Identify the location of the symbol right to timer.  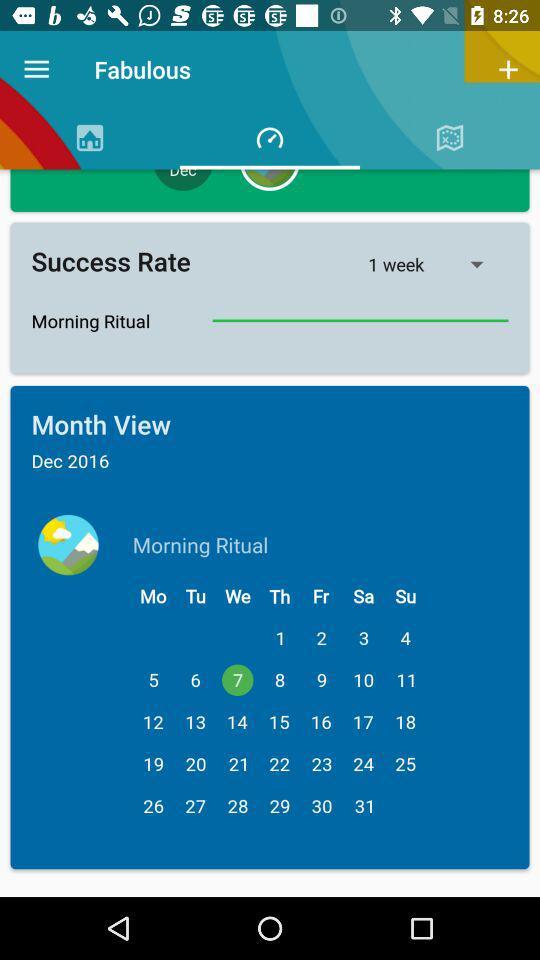
(449, 136).